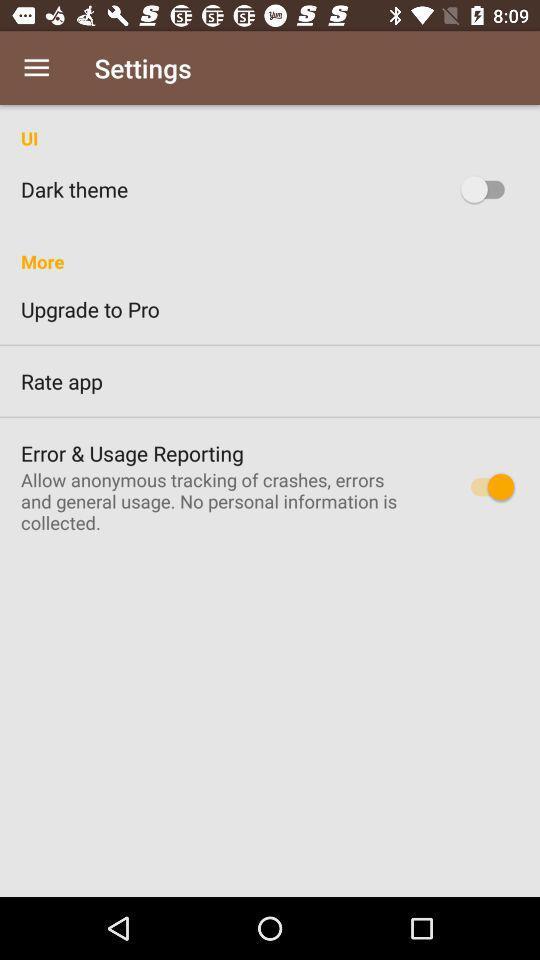  Describe the element at coordinates (270, 309) in the screenshot. I see `the icon below more` at that location.